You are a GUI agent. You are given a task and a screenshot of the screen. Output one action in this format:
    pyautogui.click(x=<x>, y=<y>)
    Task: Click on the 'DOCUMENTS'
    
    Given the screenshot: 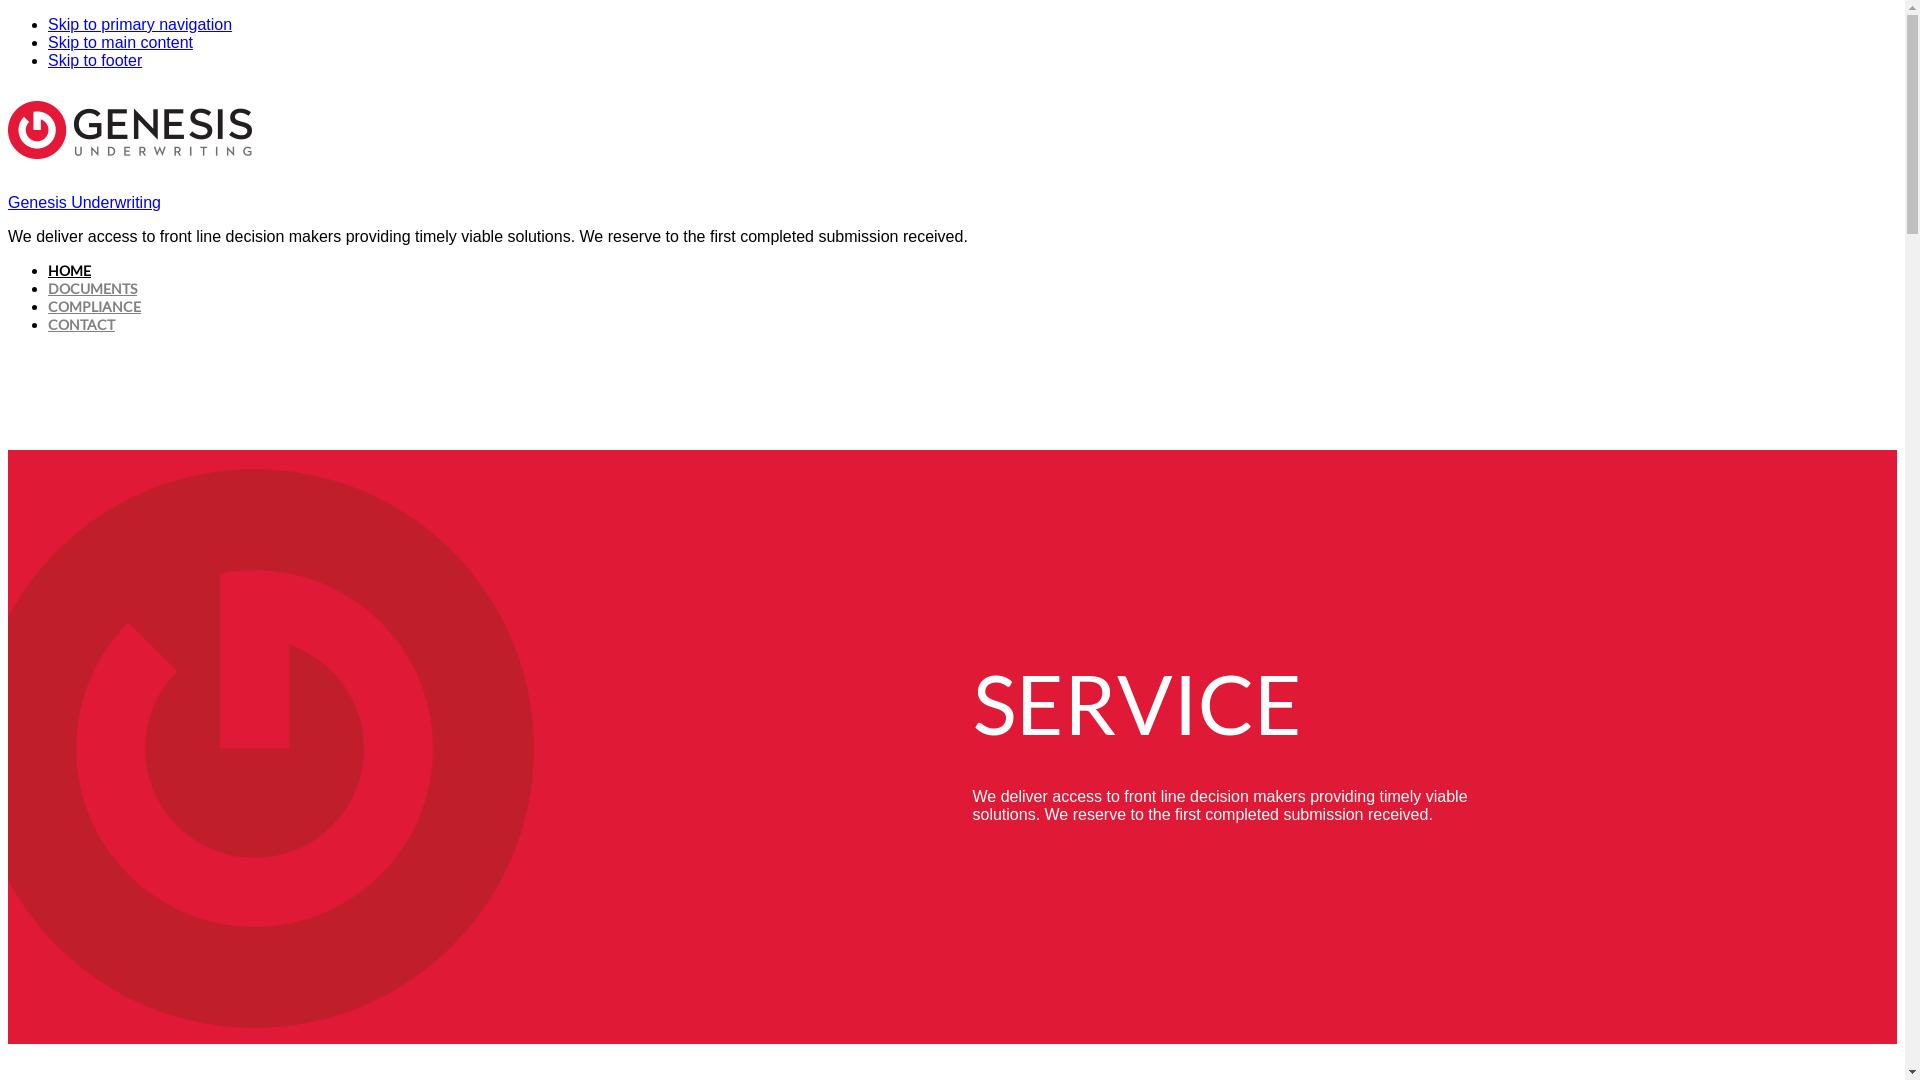 What is the action you would take?
    pyautogui.click(x=48, y=288)
    